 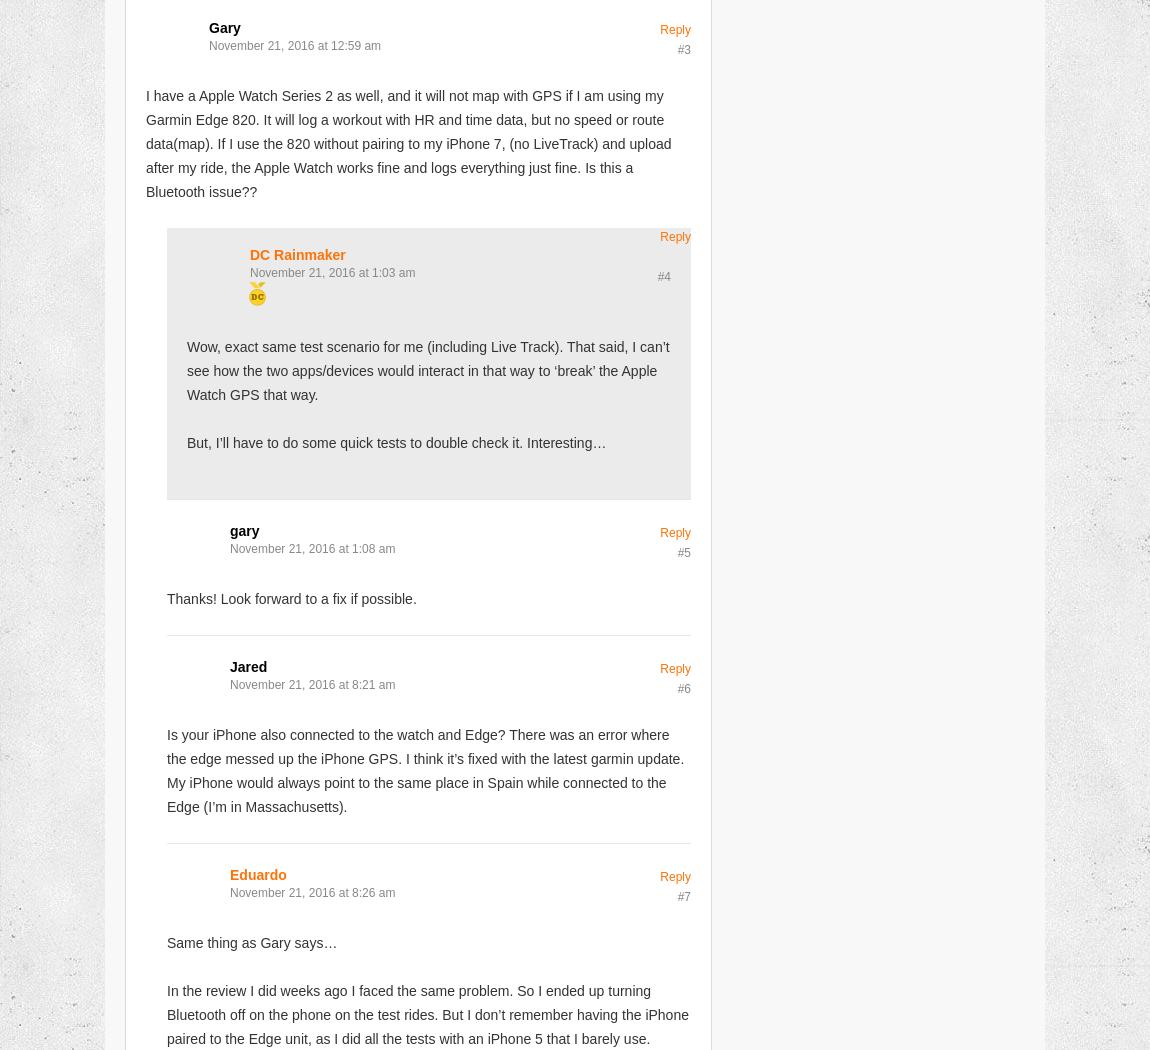 What do you see at coordinates (247, 665) in the screenshot?
I see `'Jared'` at bounding box center [247, 665].